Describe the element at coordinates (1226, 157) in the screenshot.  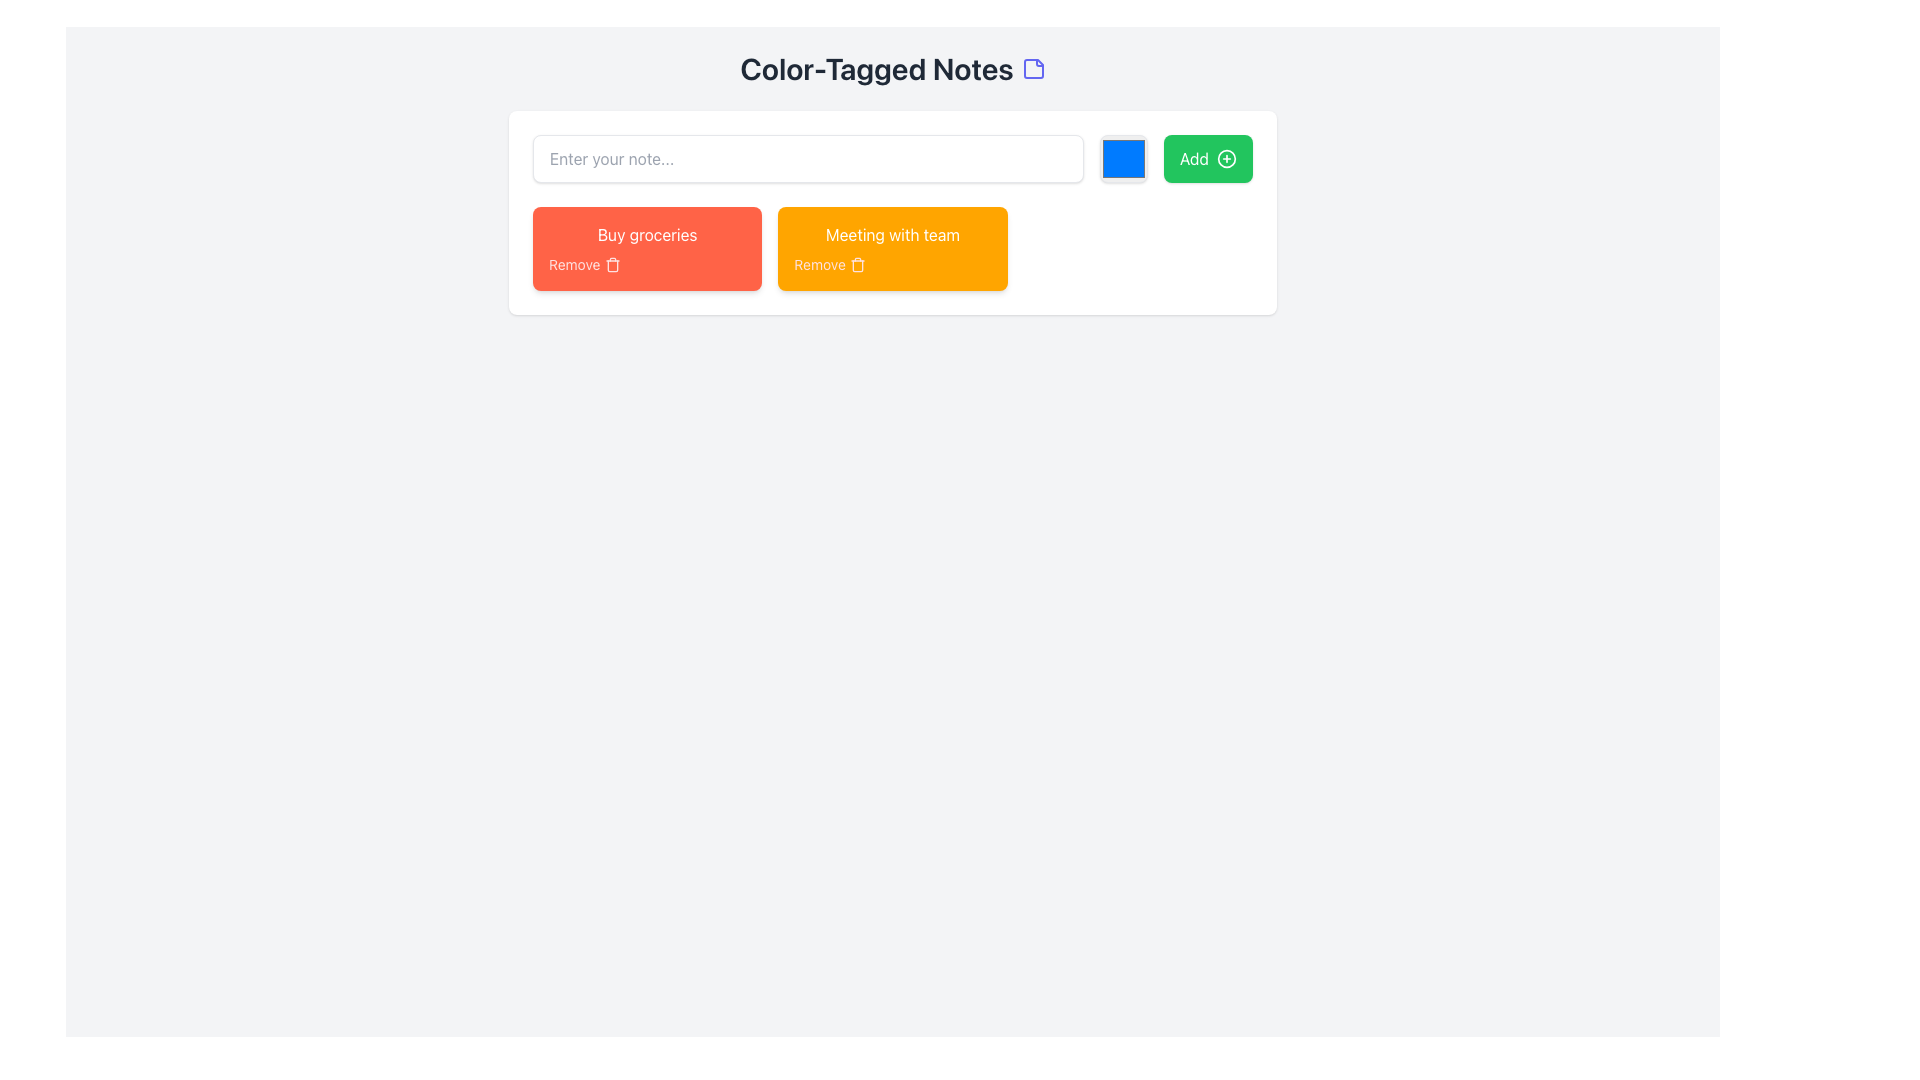
I see `the circular base of the plus icon inside the green 'Add' button located at the top-right of the white card interface` at that location.